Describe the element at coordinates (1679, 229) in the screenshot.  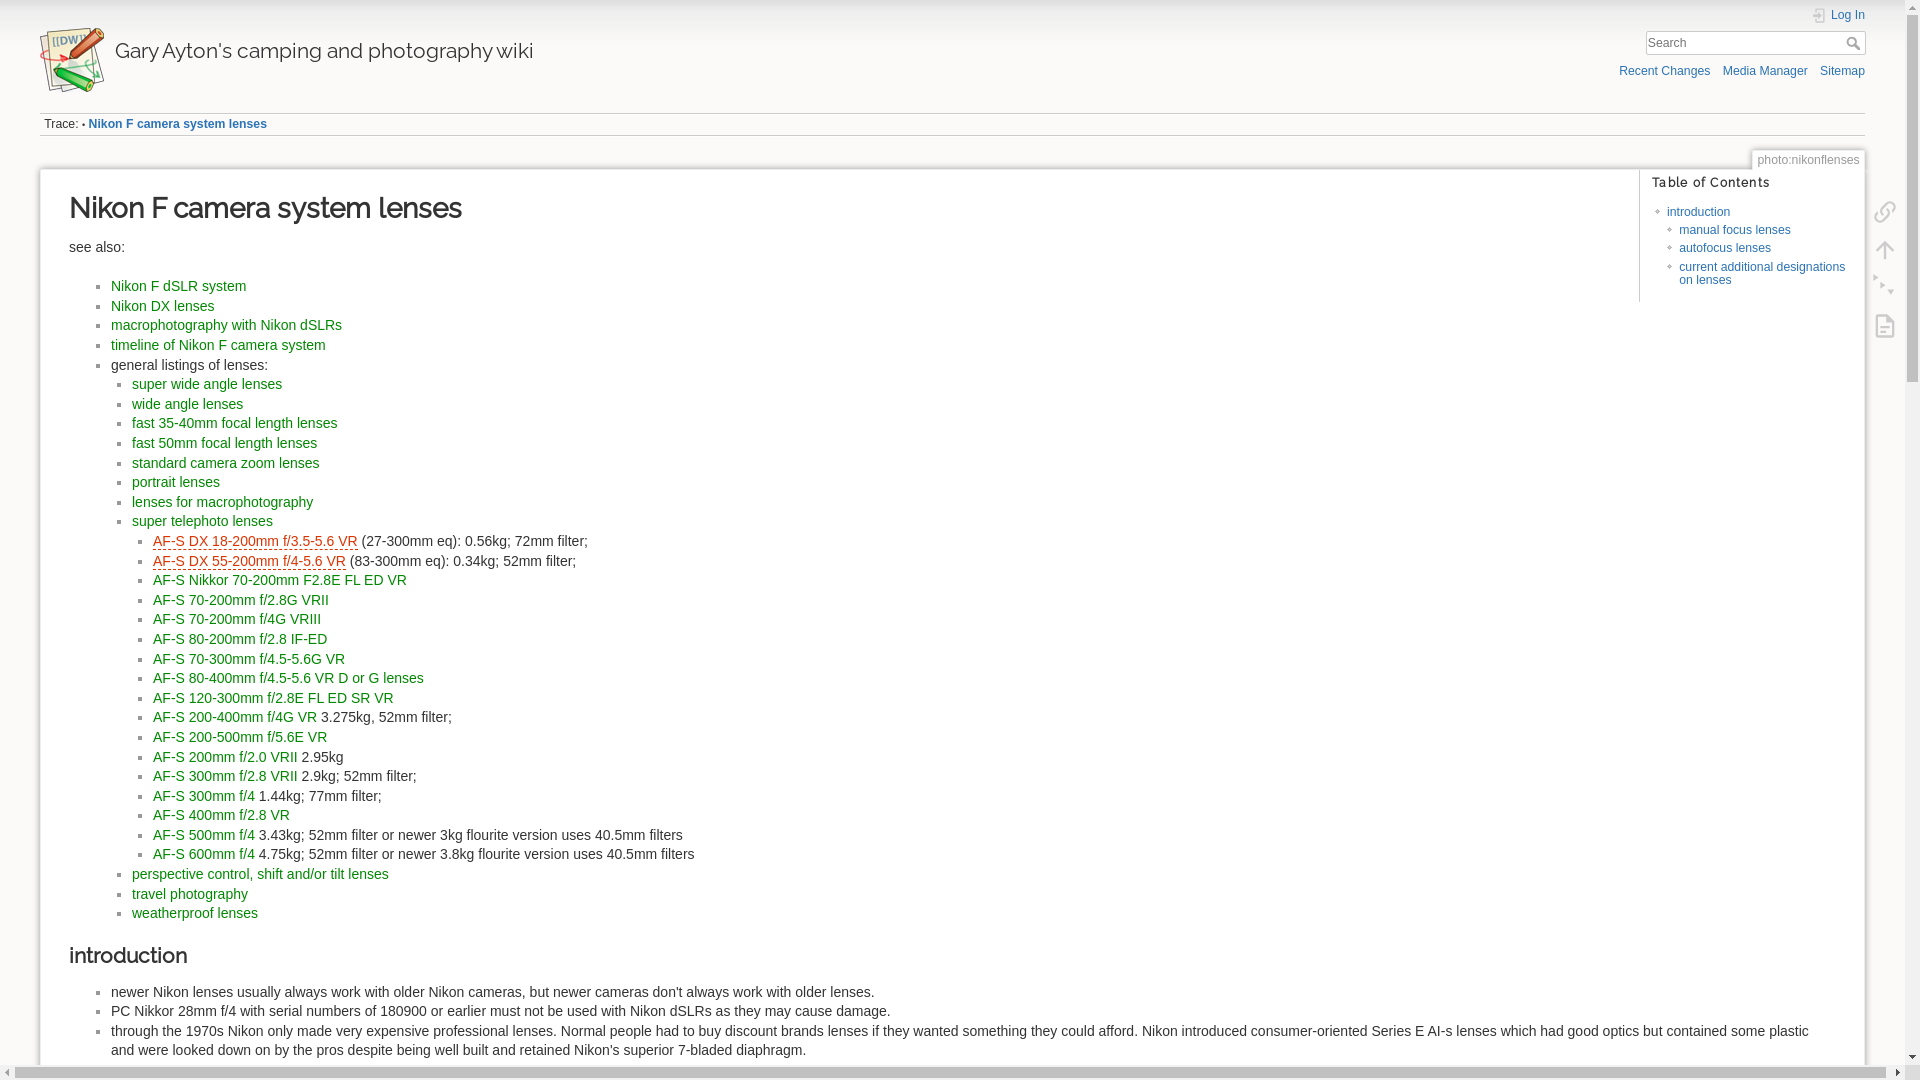
I see `'manual focus lenses'` at that location.